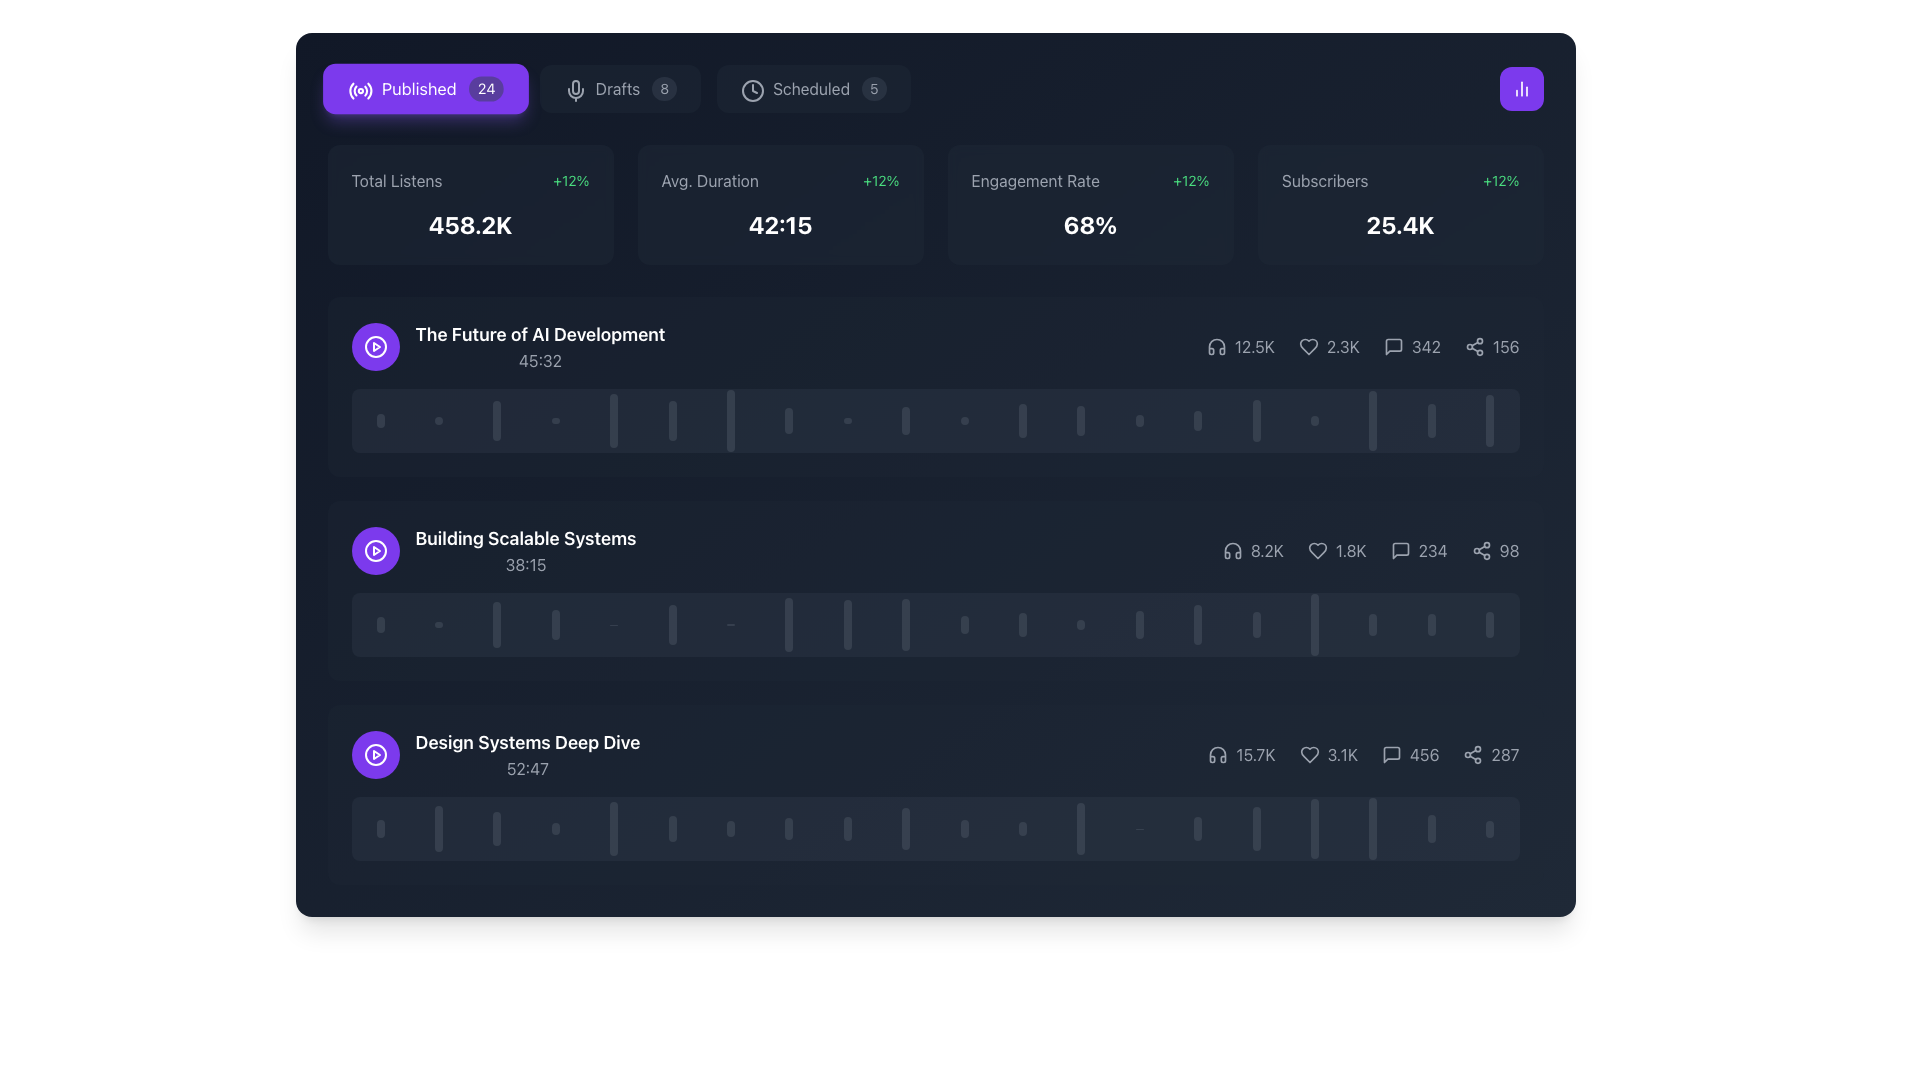 This screenshot has height=1080, width=1920. Describe the element at coordinates (1315, 623) in the screenshot. I see `the 18th vertical bar with rounded ends and gray color in the lower portion of the second content section` at that location.